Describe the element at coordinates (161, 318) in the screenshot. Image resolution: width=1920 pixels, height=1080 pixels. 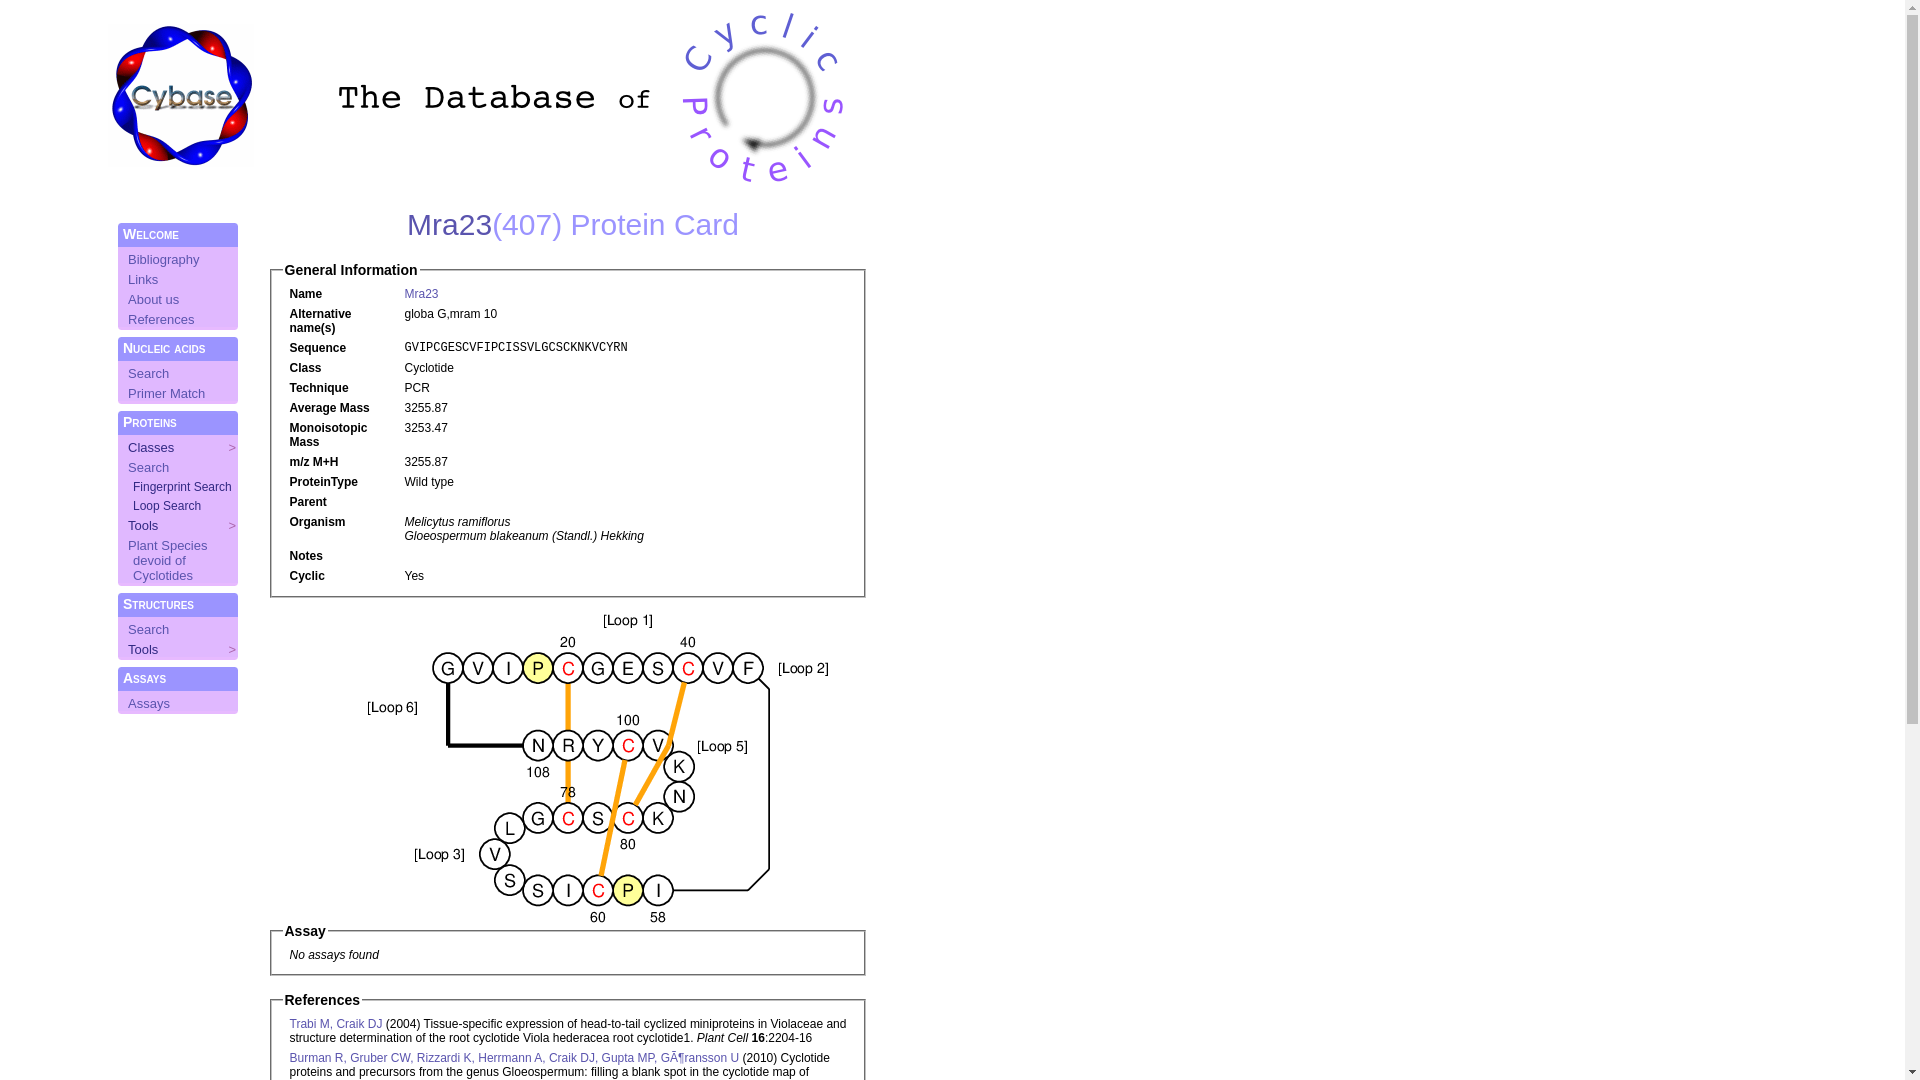
I see `'References'` at that location.